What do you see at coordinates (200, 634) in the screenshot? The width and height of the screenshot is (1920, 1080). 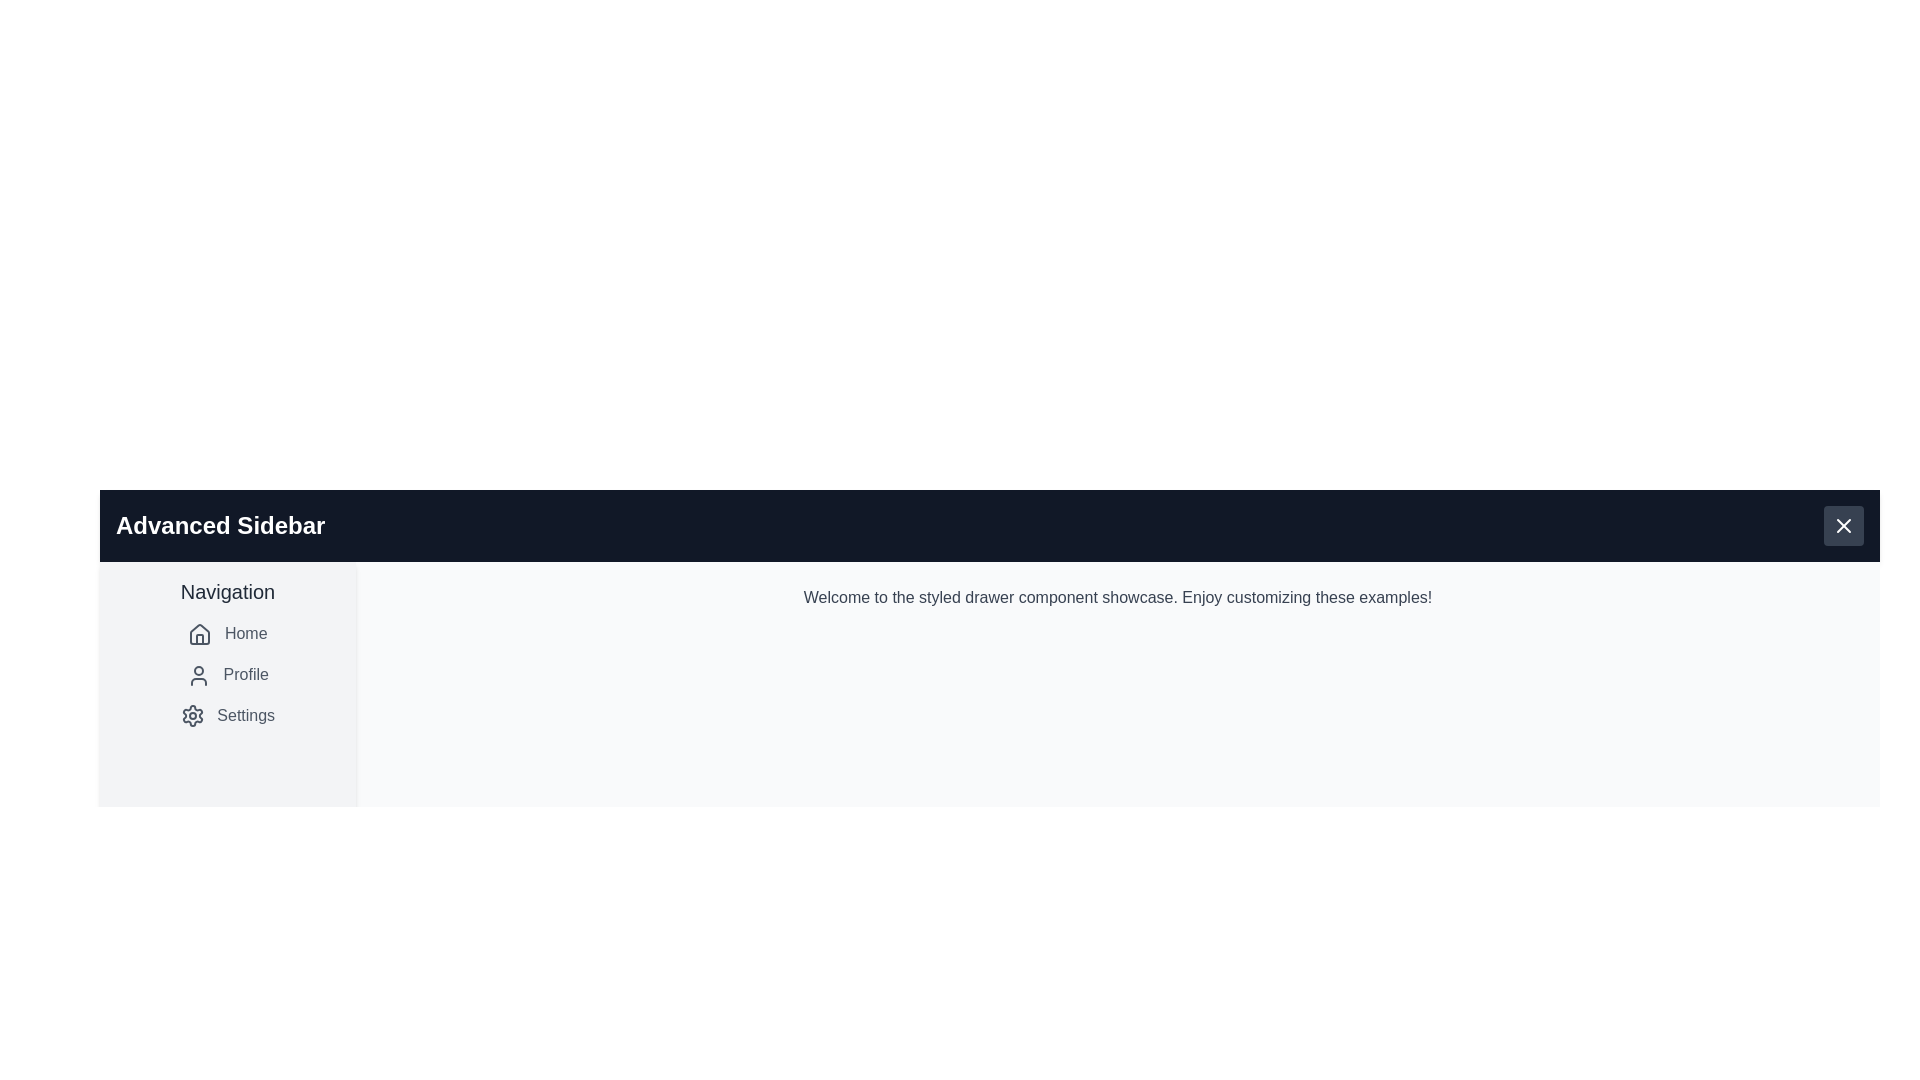 I see `the 'Home' menu icon located in the navigation menu` at bounding box center [200, 634].